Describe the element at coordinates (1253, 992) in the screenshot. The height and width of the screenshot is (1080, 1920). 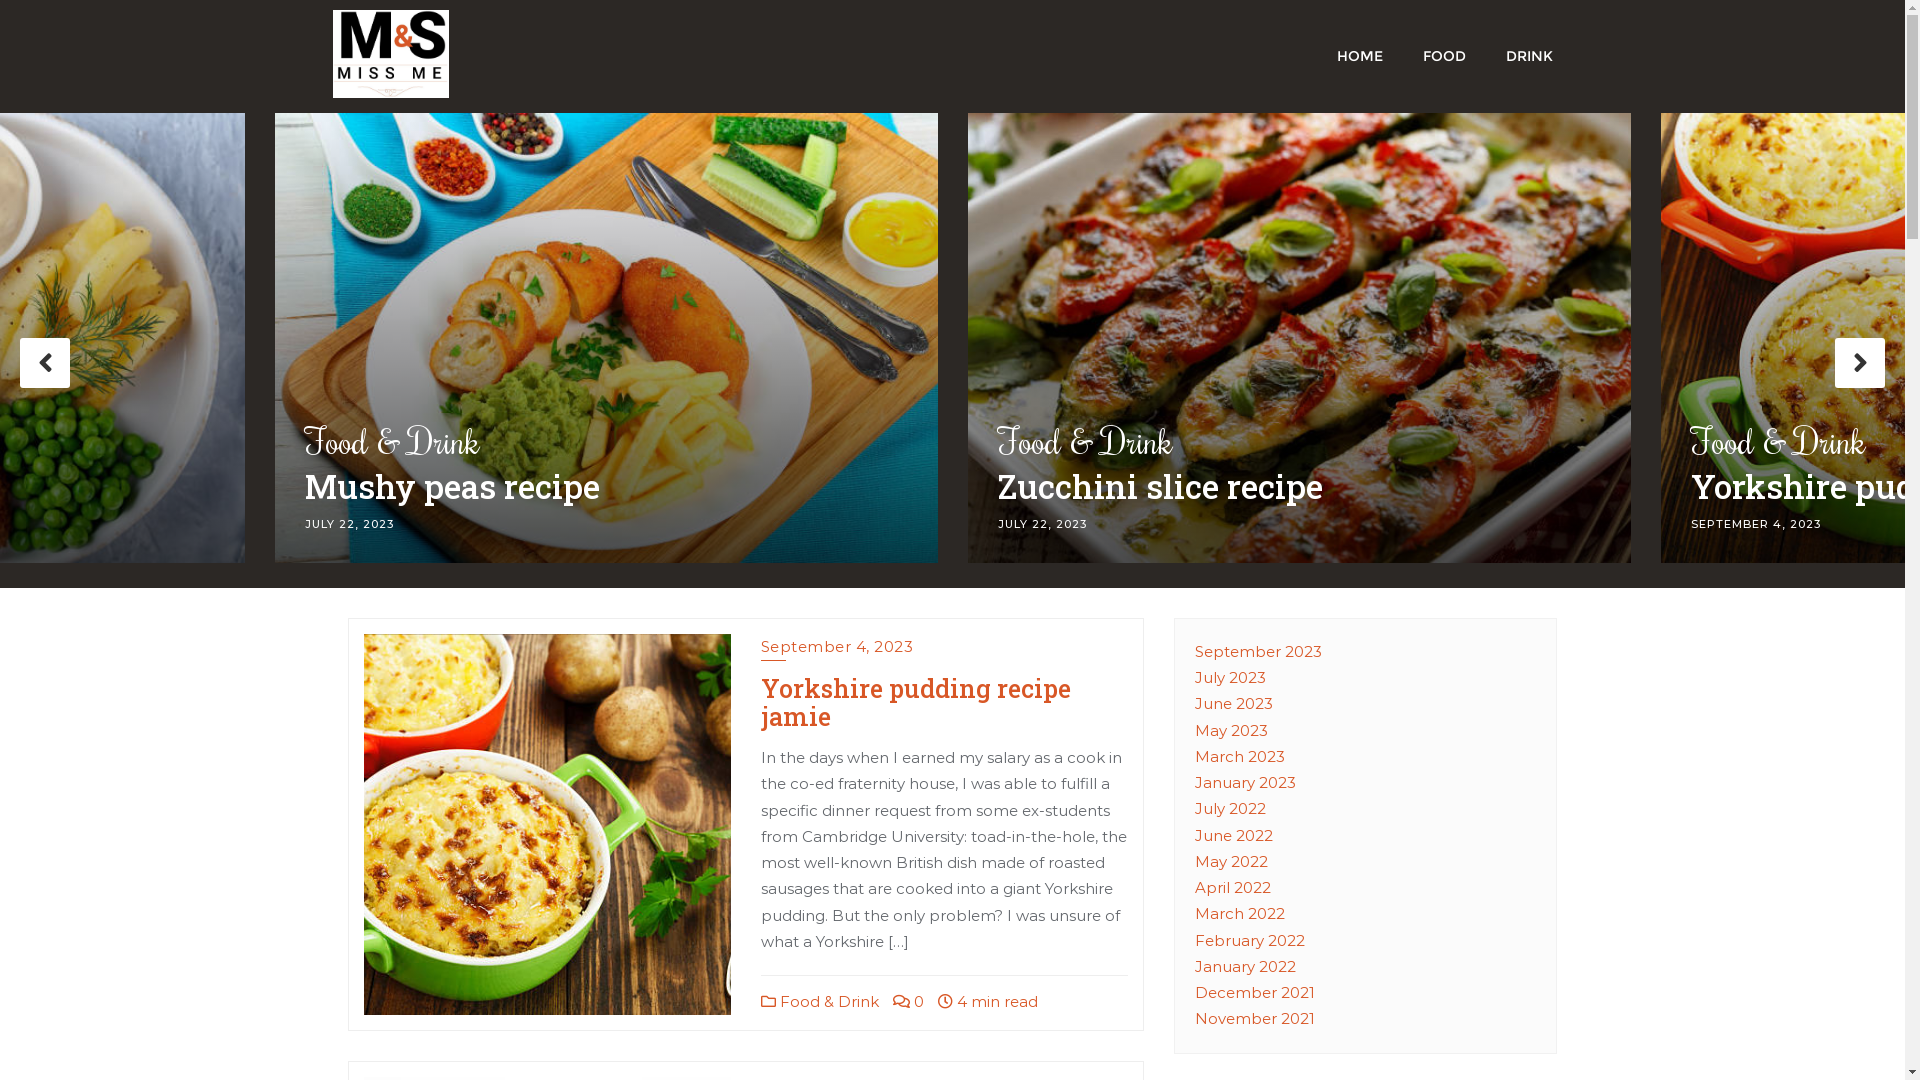
I see `'December 2021'` at that location.